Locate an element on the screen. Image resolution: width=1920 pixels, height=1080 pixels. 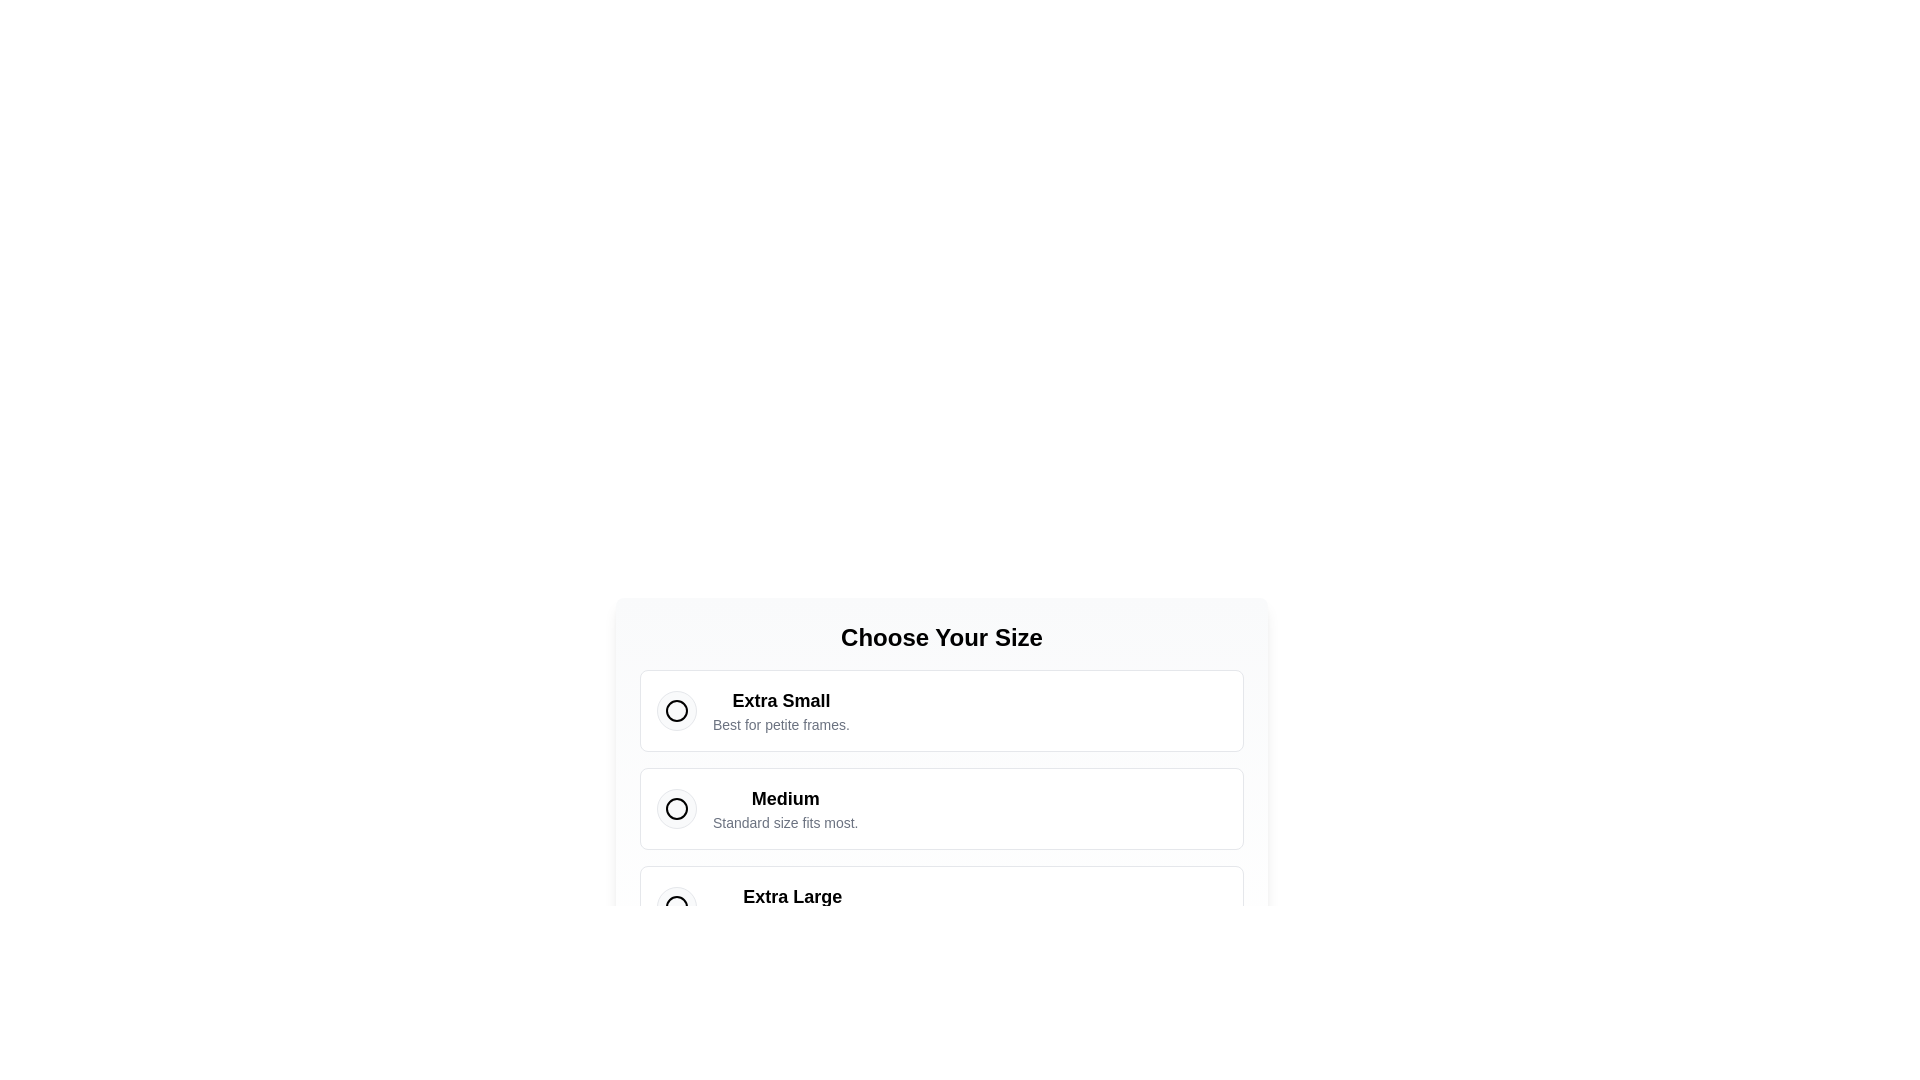
the 'Medium' size option text label, which is the second item in the selectable list of size options, to interact with it is located at coordinates (784, 808).